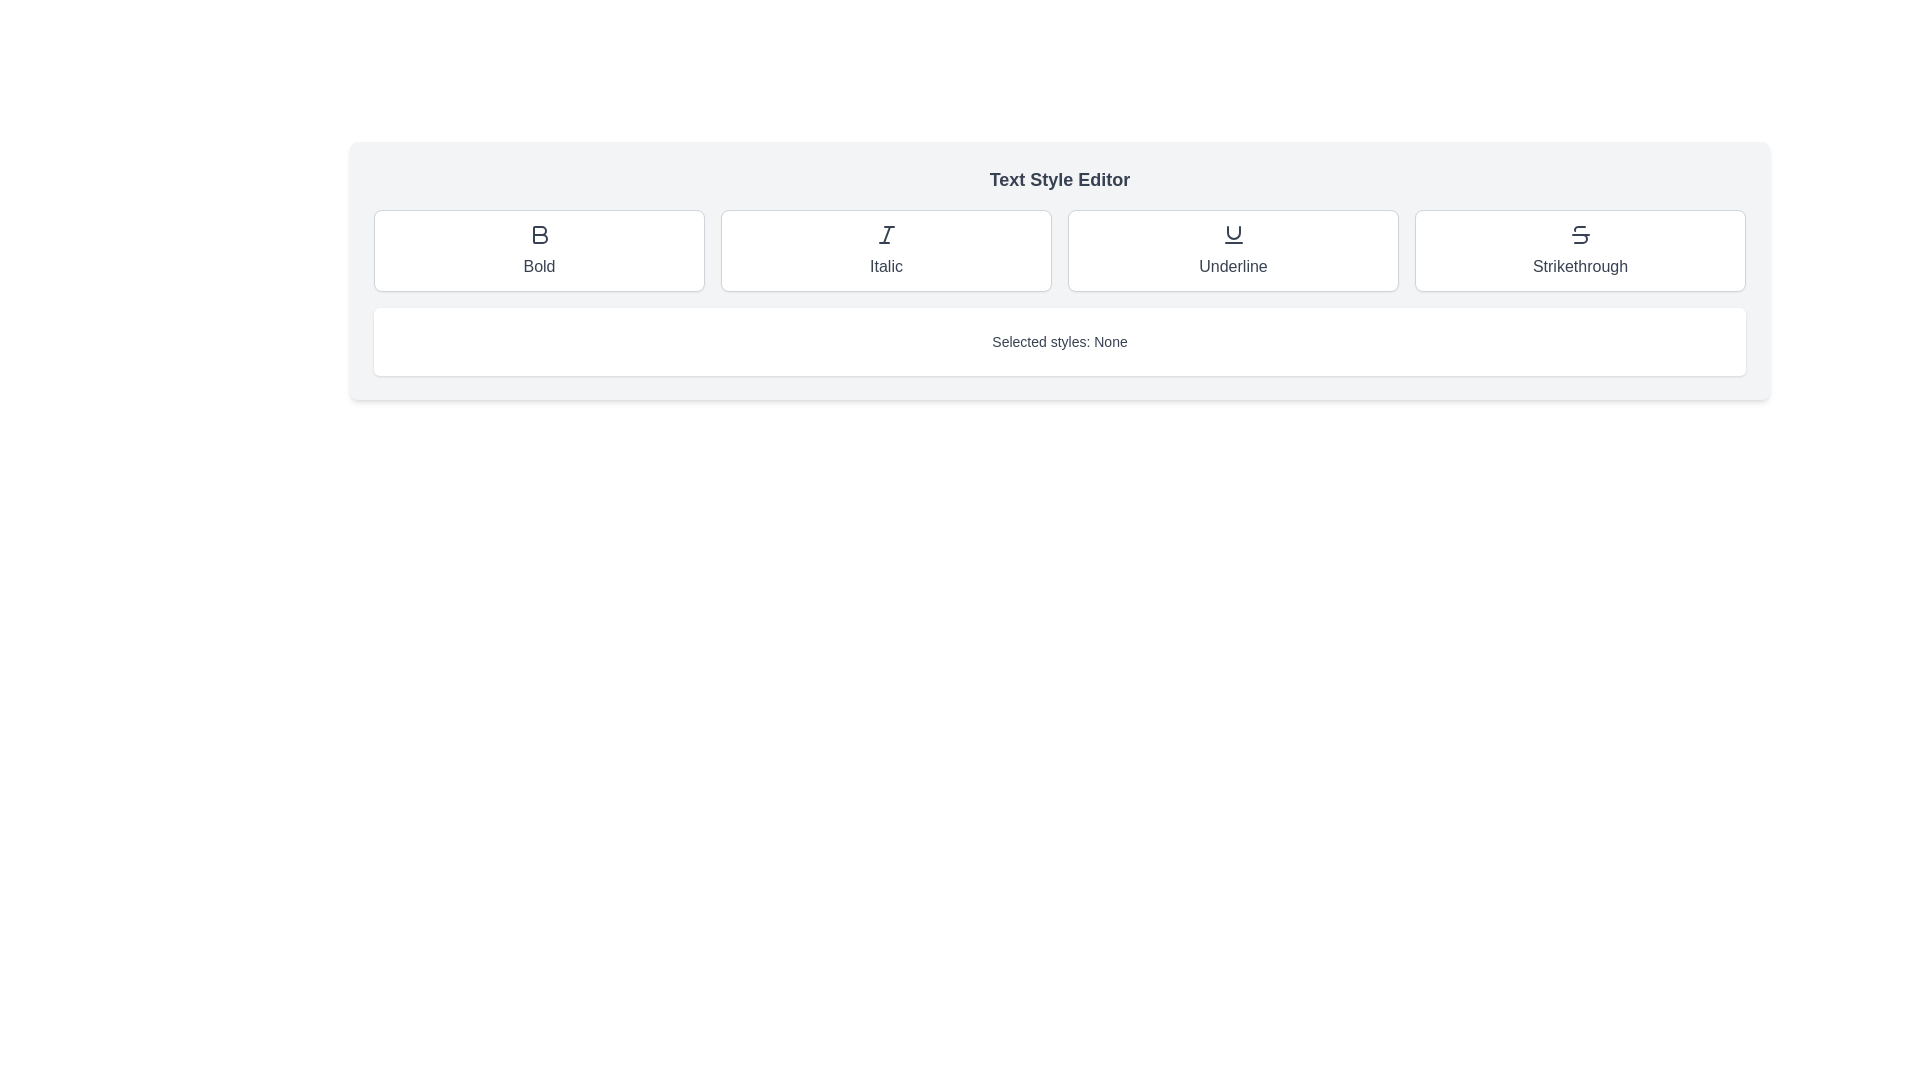 This screenshot has width=1920, height=1080. What do you see at coordinates (1579, 234) in the screenshot?
I see `the icon button resembling the letter 'S' crossed with a horizontal line in the text formatting section` at bounding box center [1579, 234].